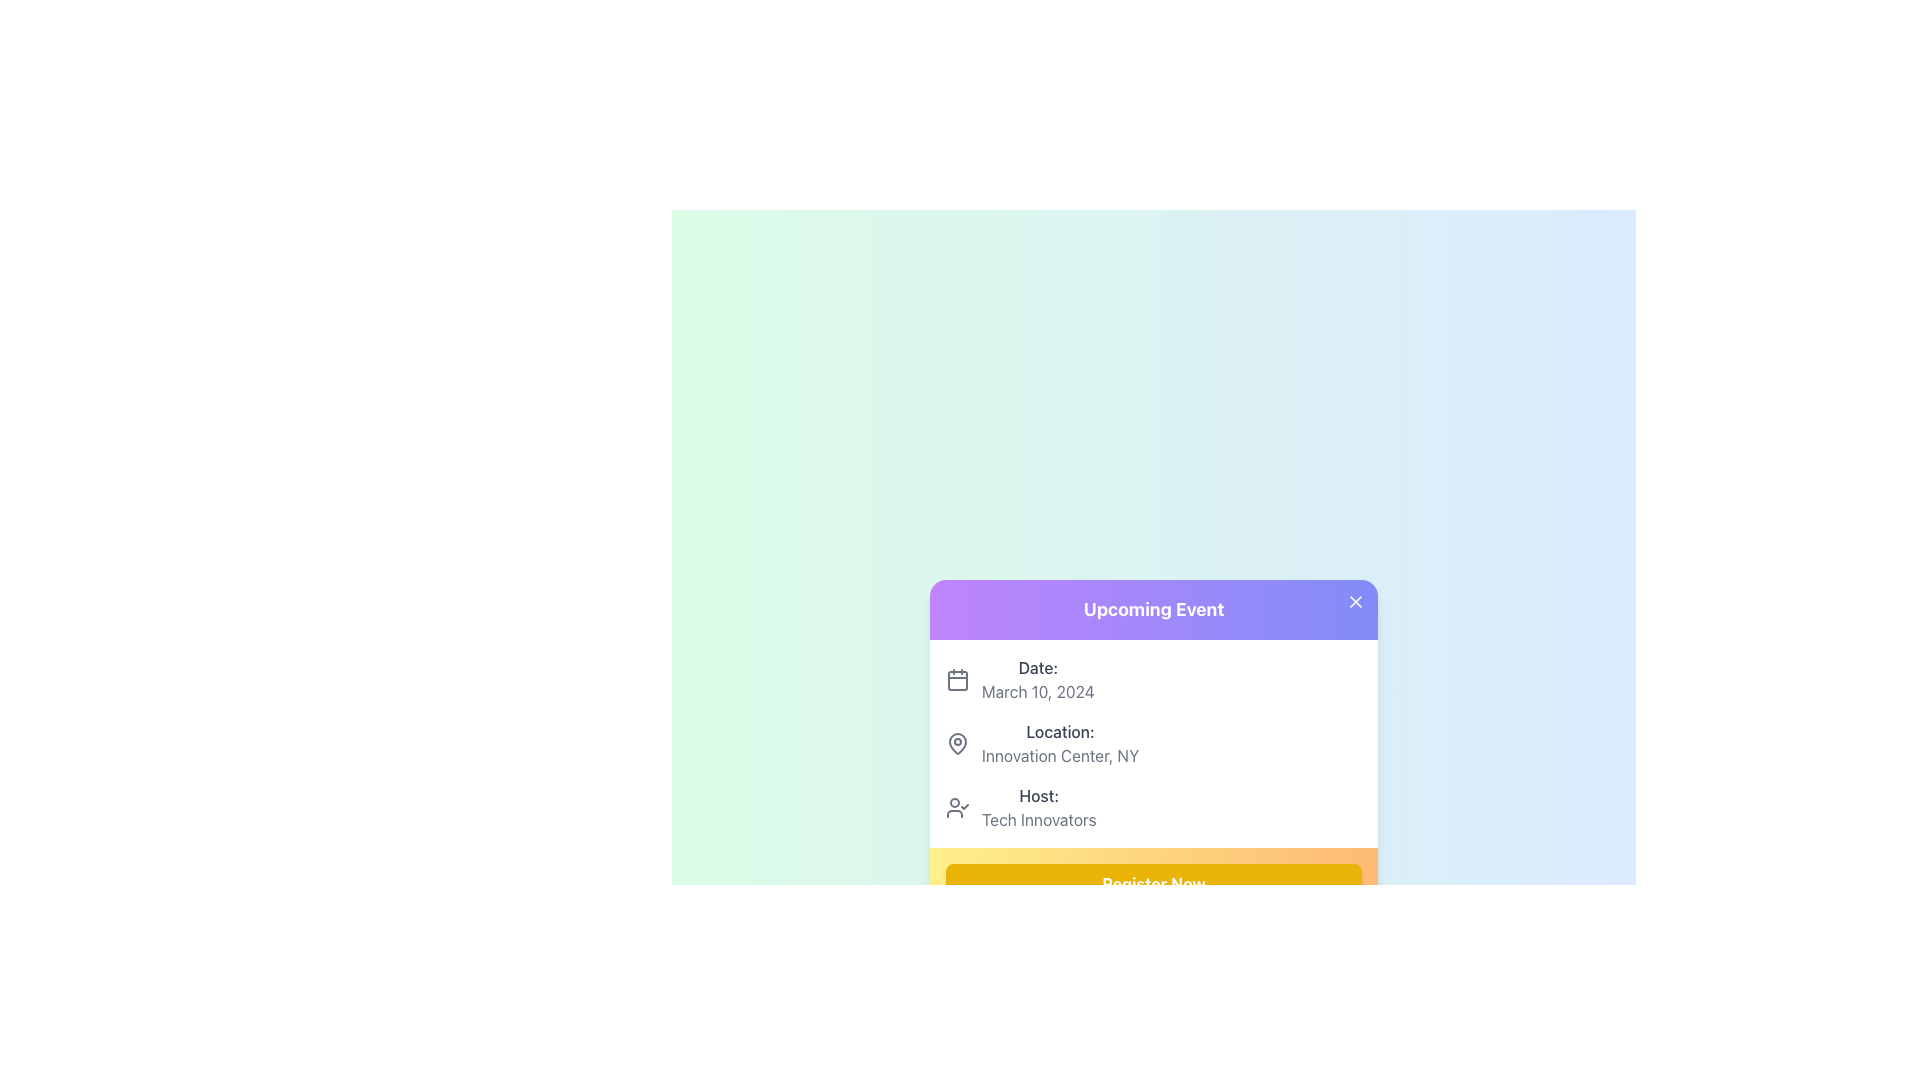 This screenshot has height=1080, width=1920. Describe the element at coordinates (1153, 882) in the screenshot. I see `the call-to-action button located at the bottom section of the 'Upcoming Event' card to initiate the registration process` at that location.